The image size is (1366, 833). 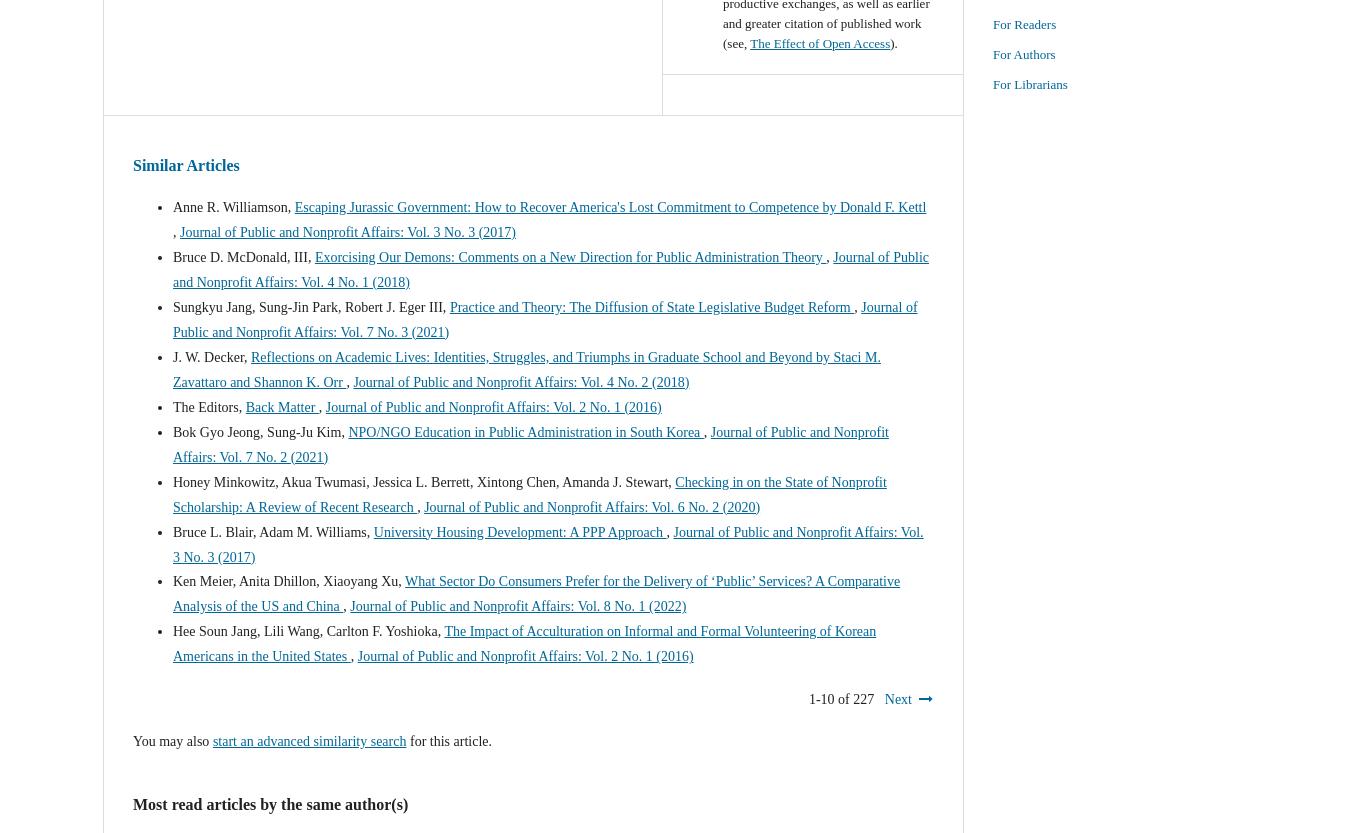 What do you see at coordinates (526, 369) in the screenshot?
I see `'Reflections on Academic Lives: Identities, Struggles, and Triumphs in Graduate School and Beyond by Staci M. Zavattaro and Shannon K. Orr'` at bounding box center [526, 369].